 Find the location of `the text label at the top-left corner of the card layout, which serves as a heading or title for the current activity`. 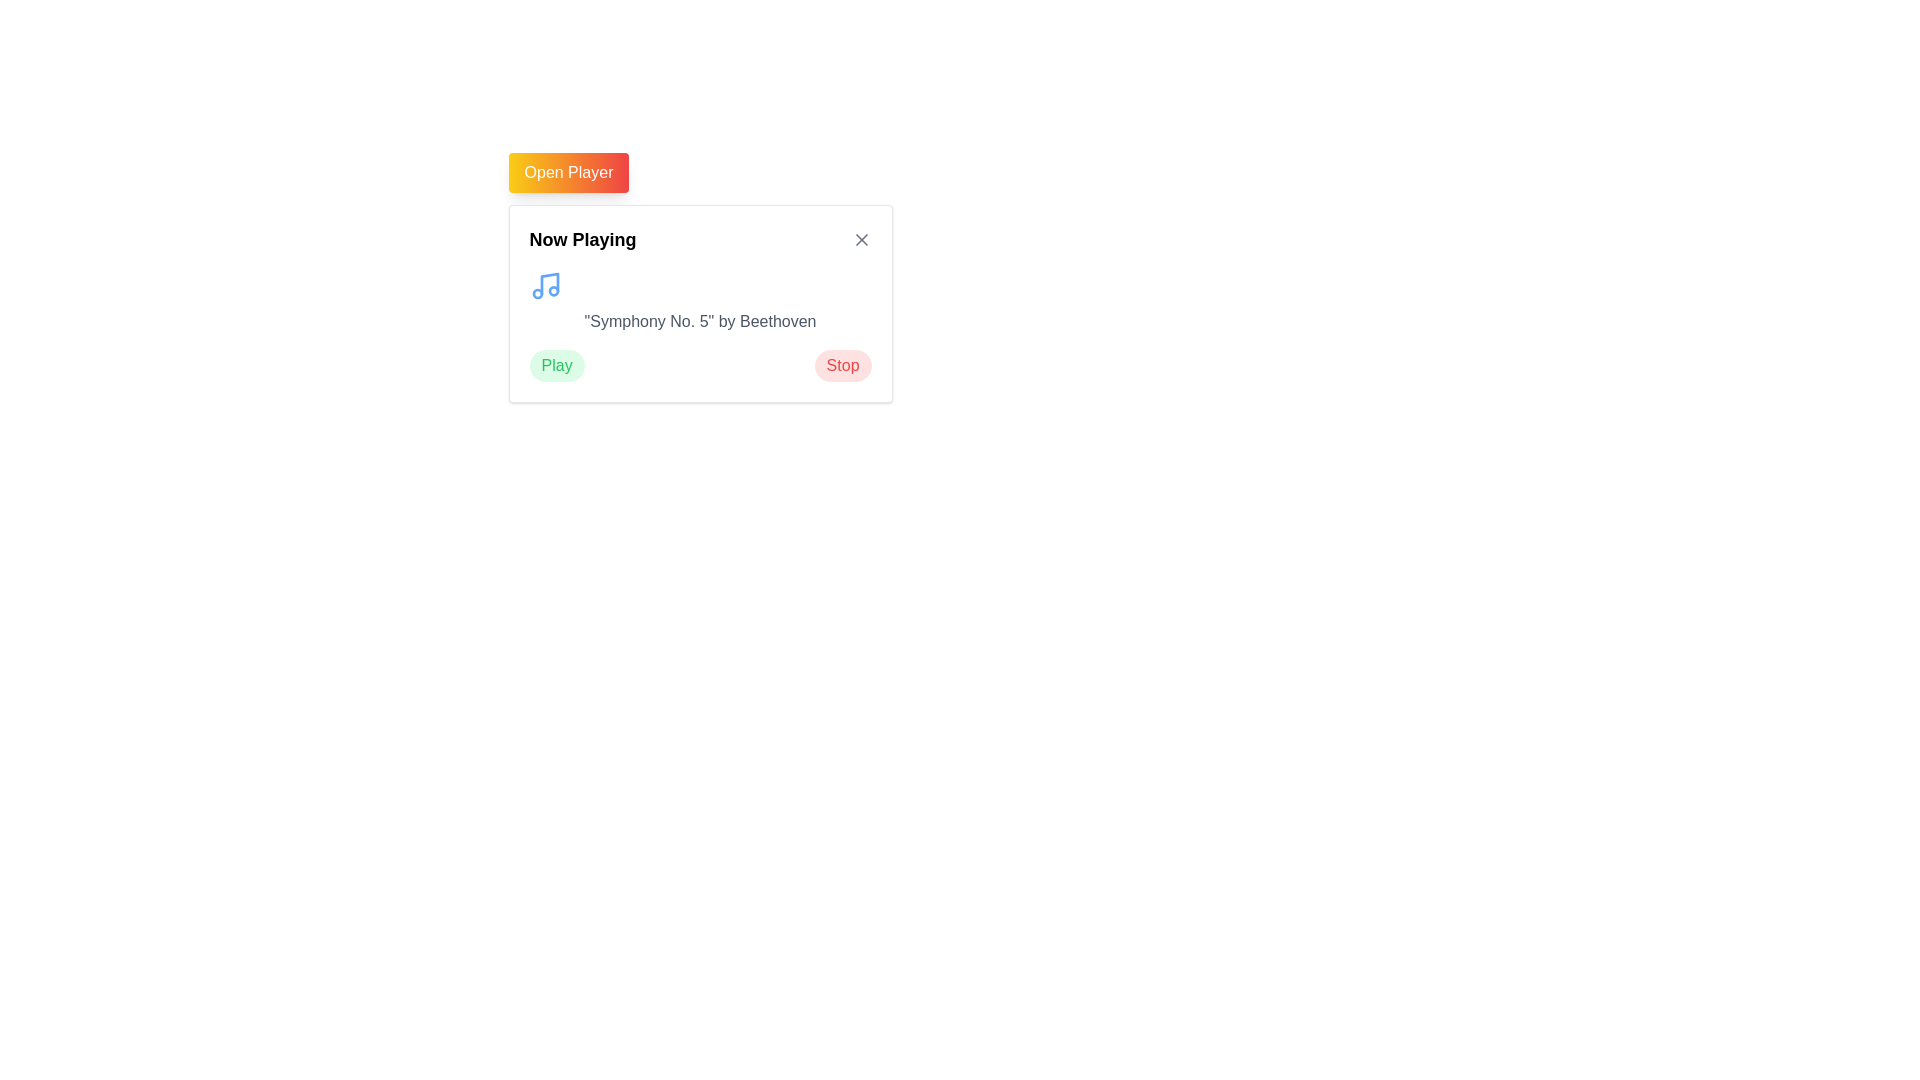

the text label at the top-left corner of the card layout, which serves as a heading or title for the current activity is located at coordinates (582, 238).